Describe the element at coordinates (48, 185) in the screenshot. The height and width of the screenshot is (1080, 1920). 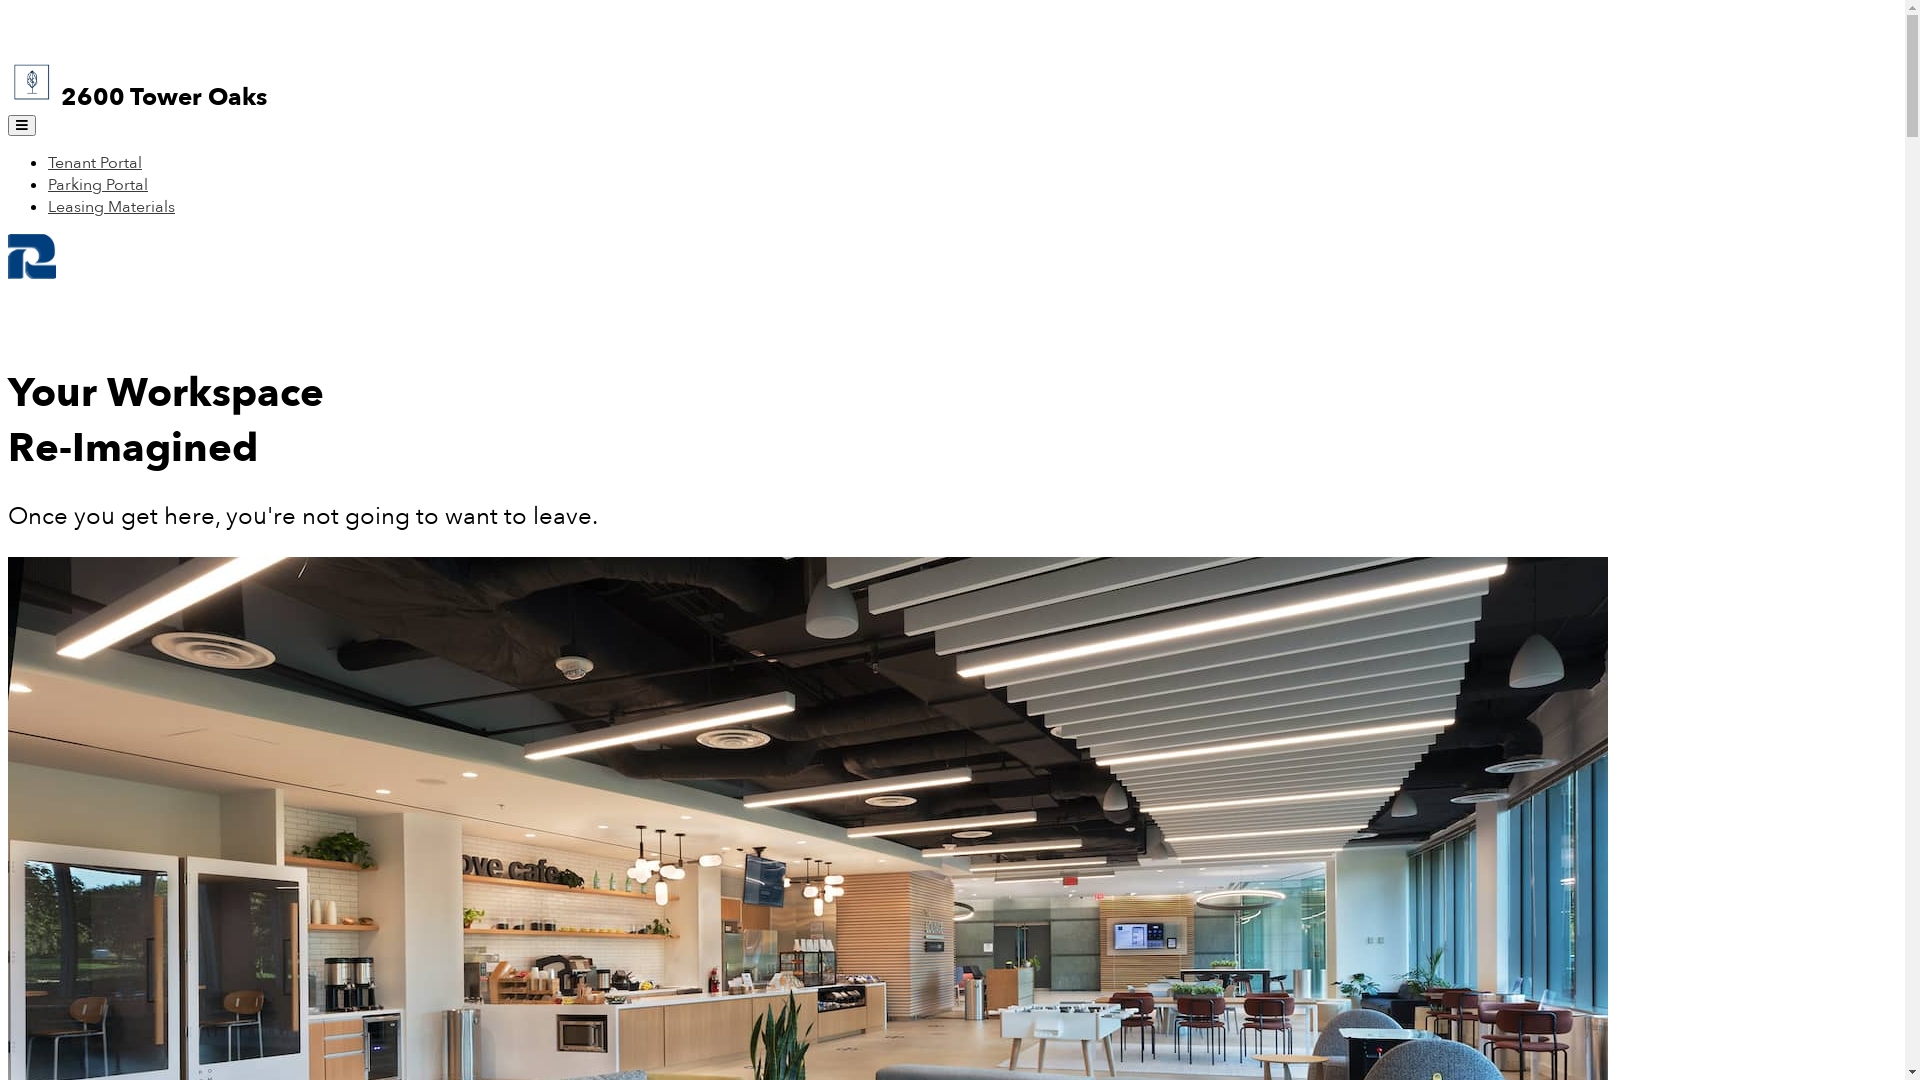
I see `'Parking Portal'` at that location.